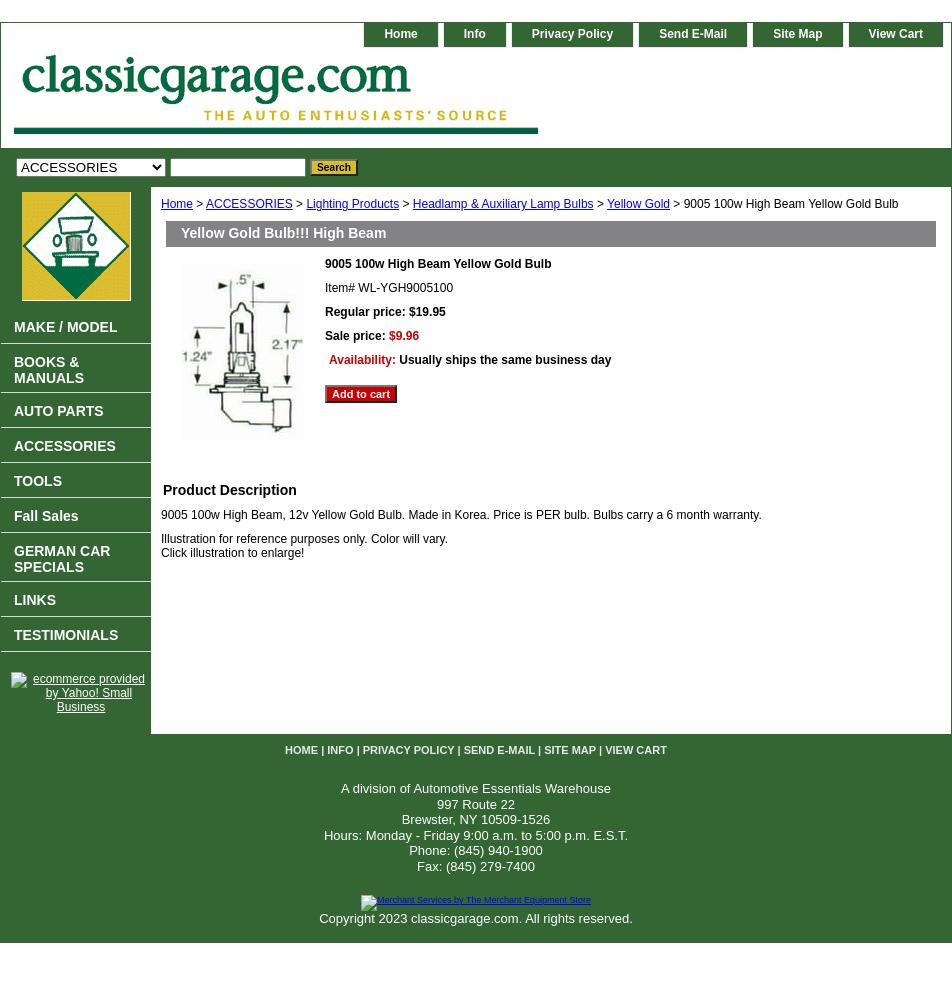  Describe the element at coordinates (58, 411) in the screenshot. I see `'AUTO PARTS'` at that location.